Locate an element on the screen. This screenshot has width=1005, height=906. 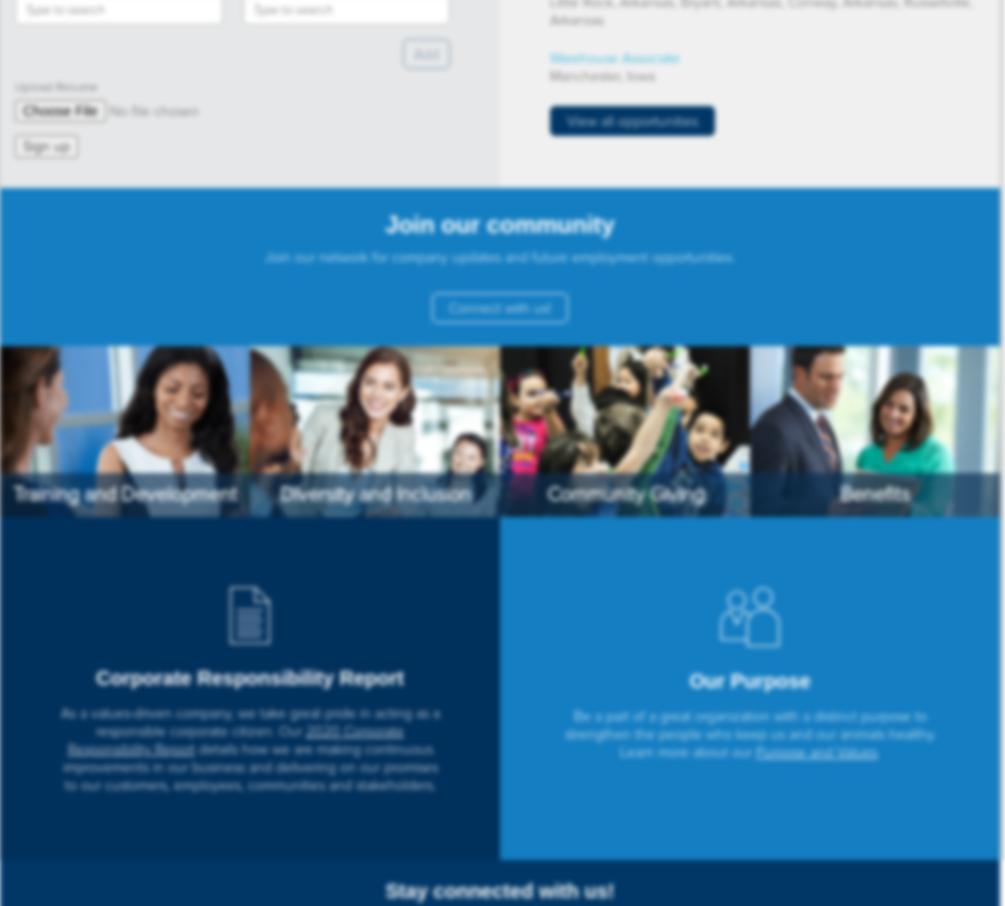
'Connect with us!' is located at coordinates (499, 307).